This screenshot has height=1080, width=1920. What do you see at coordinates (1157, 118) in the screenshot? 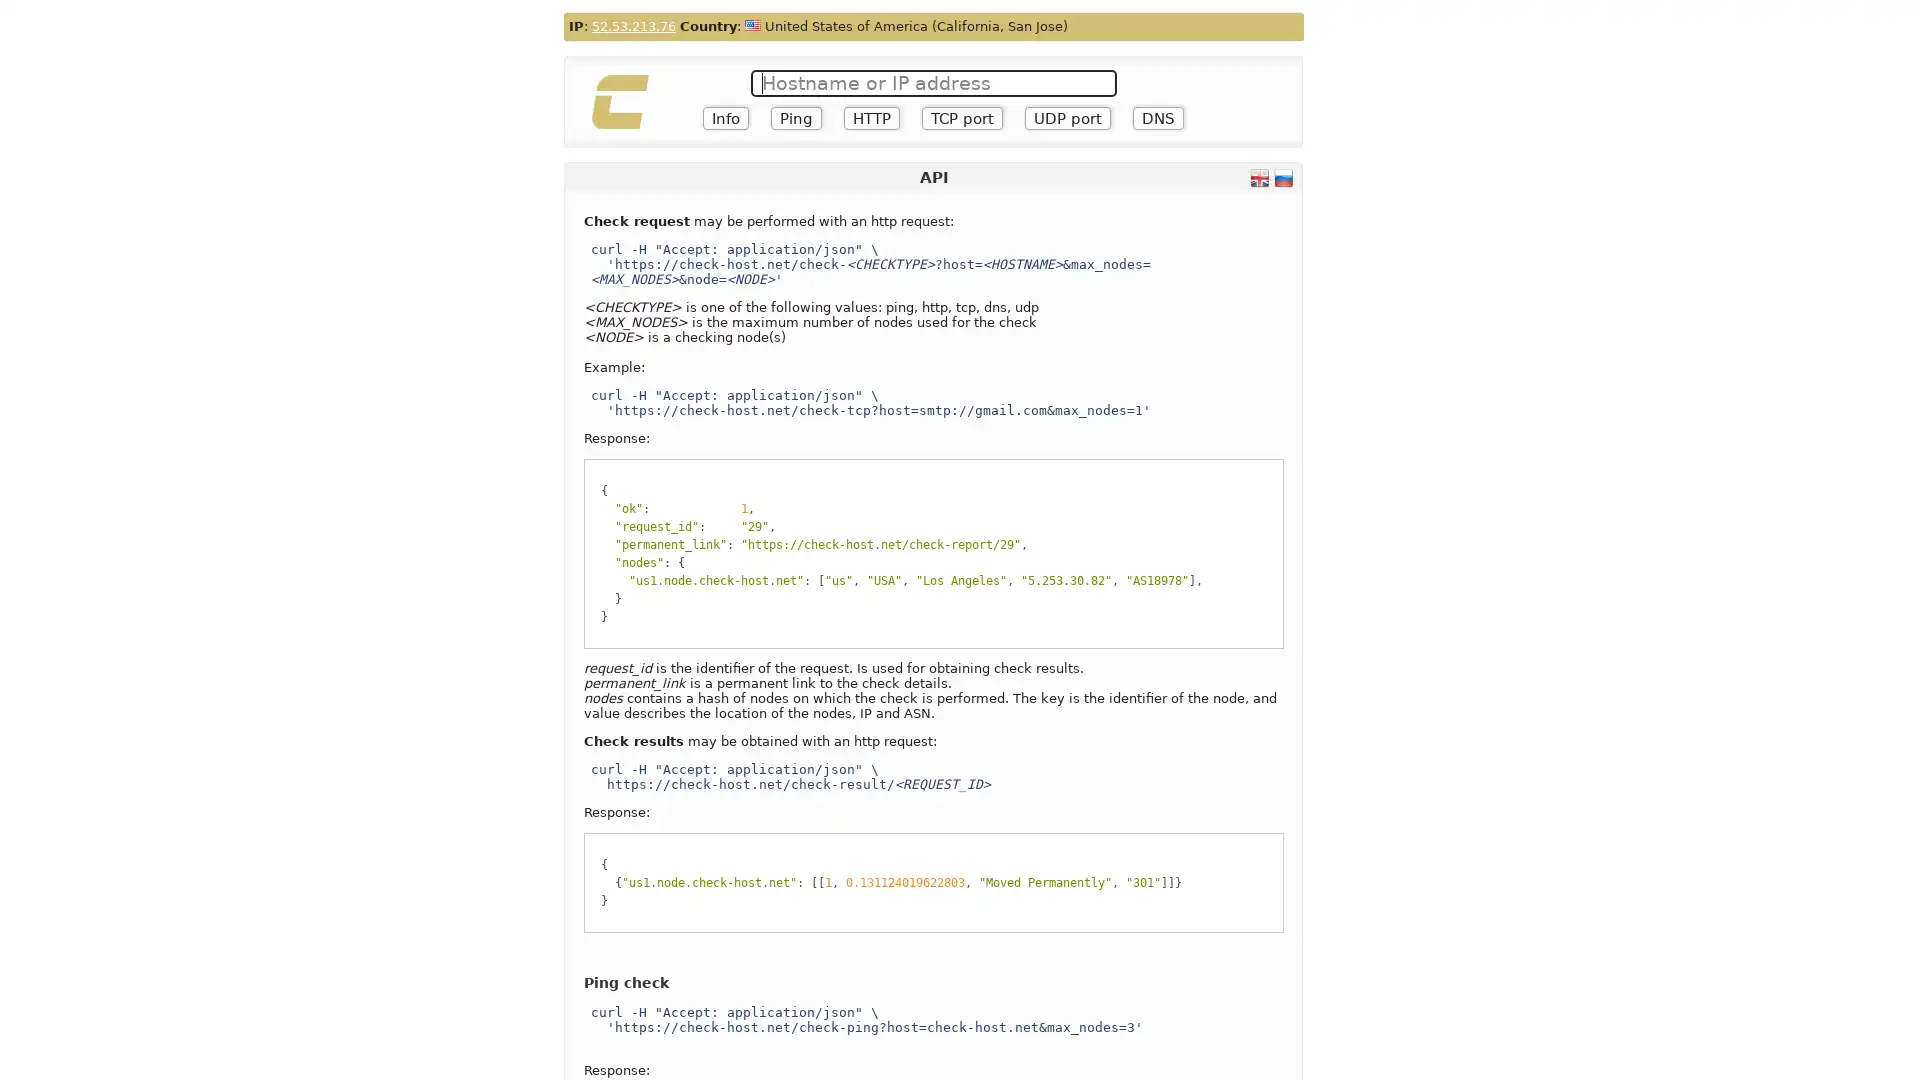
I see `DNS` at bounding box center [1157, 118].